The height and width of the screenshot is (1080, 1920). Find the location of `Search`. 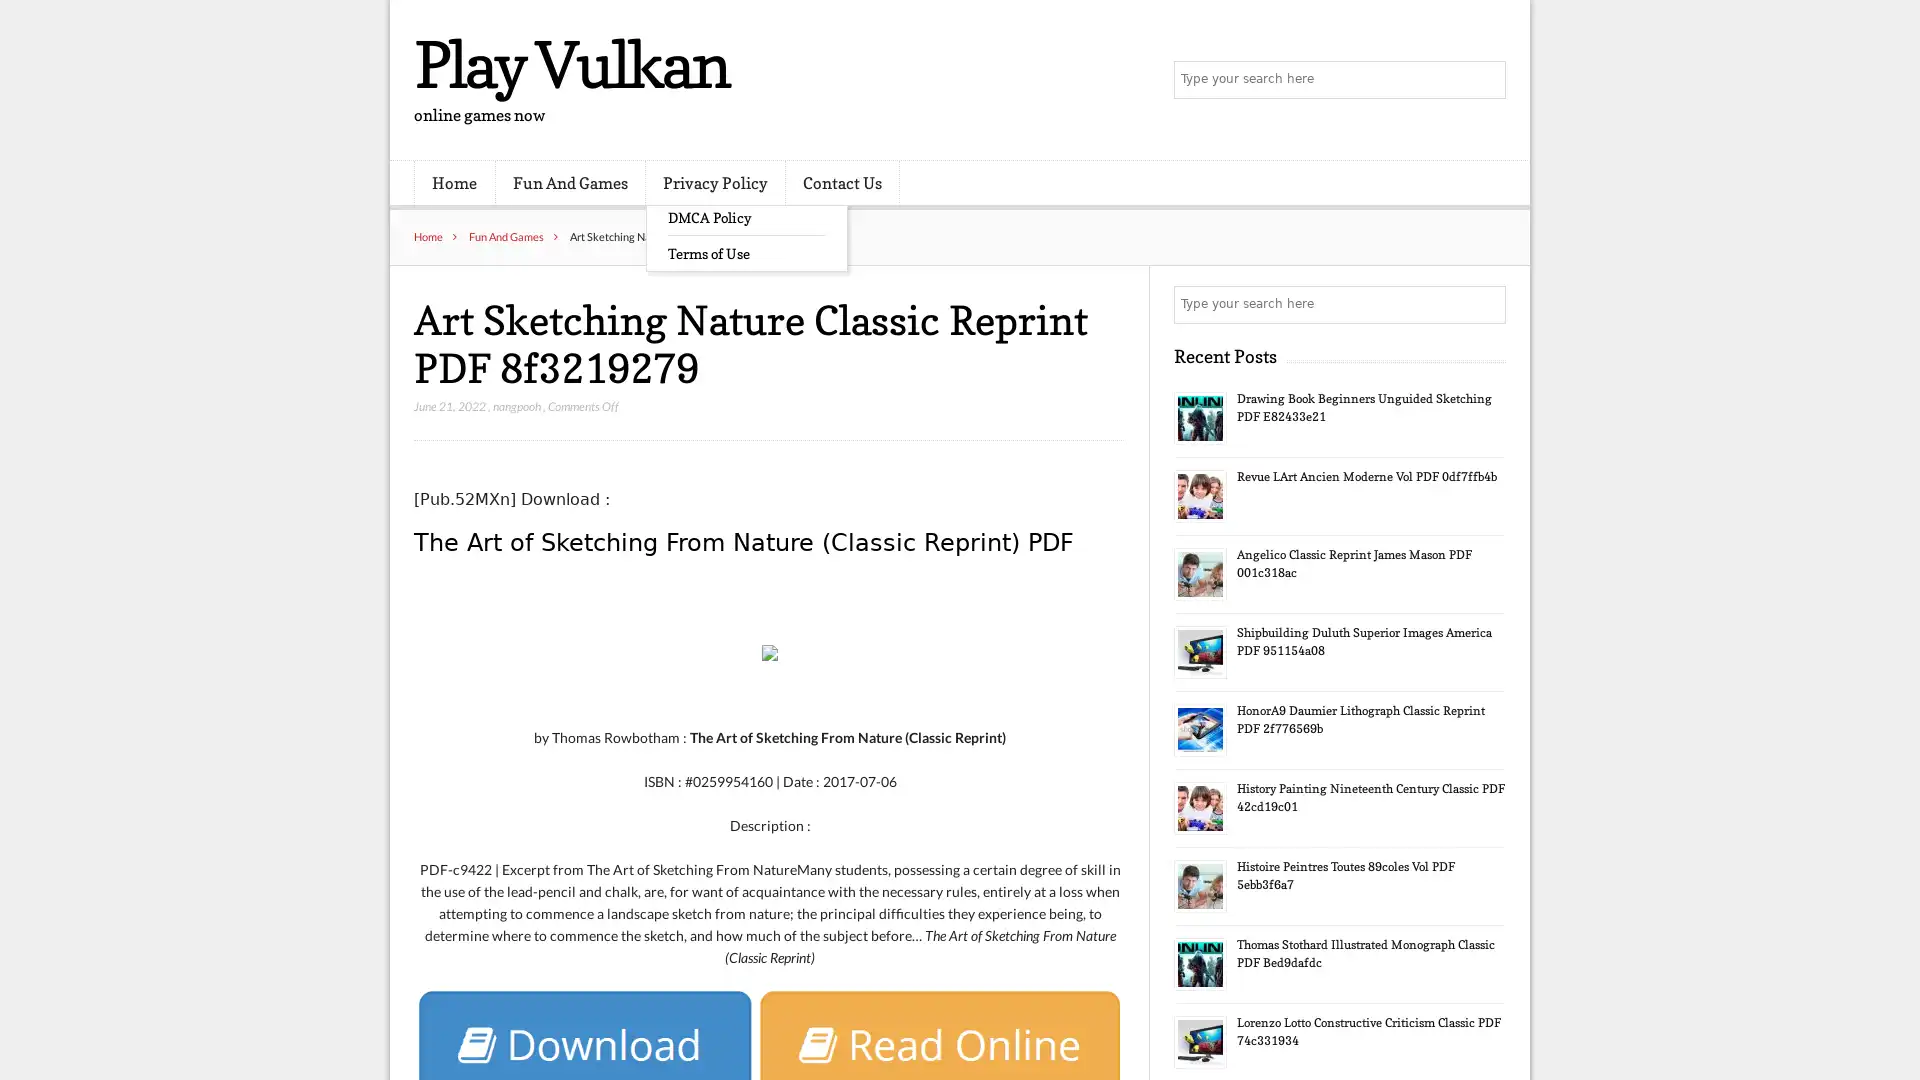

Search is located at coordinates (1485, 80).